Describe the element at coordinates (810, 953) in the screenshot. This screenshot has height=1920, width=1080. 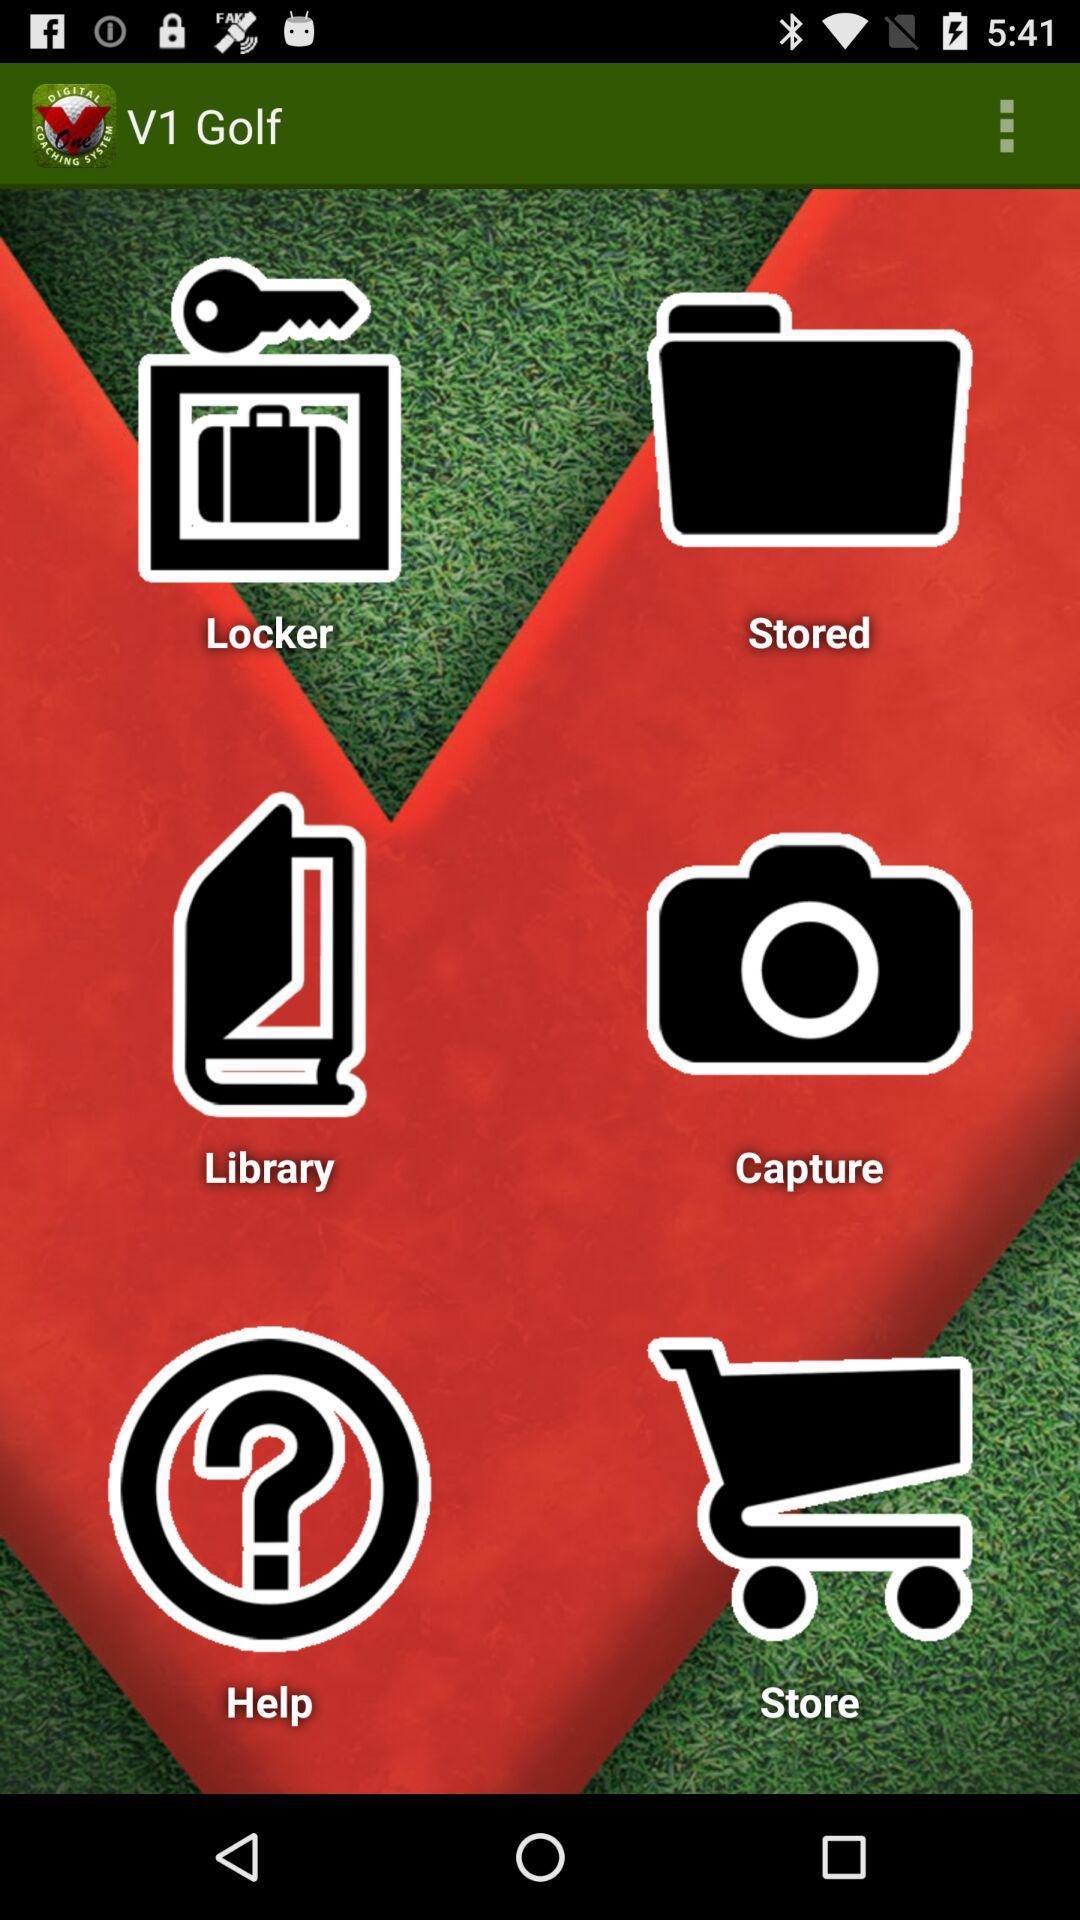
I see `the capture icon` at that location.